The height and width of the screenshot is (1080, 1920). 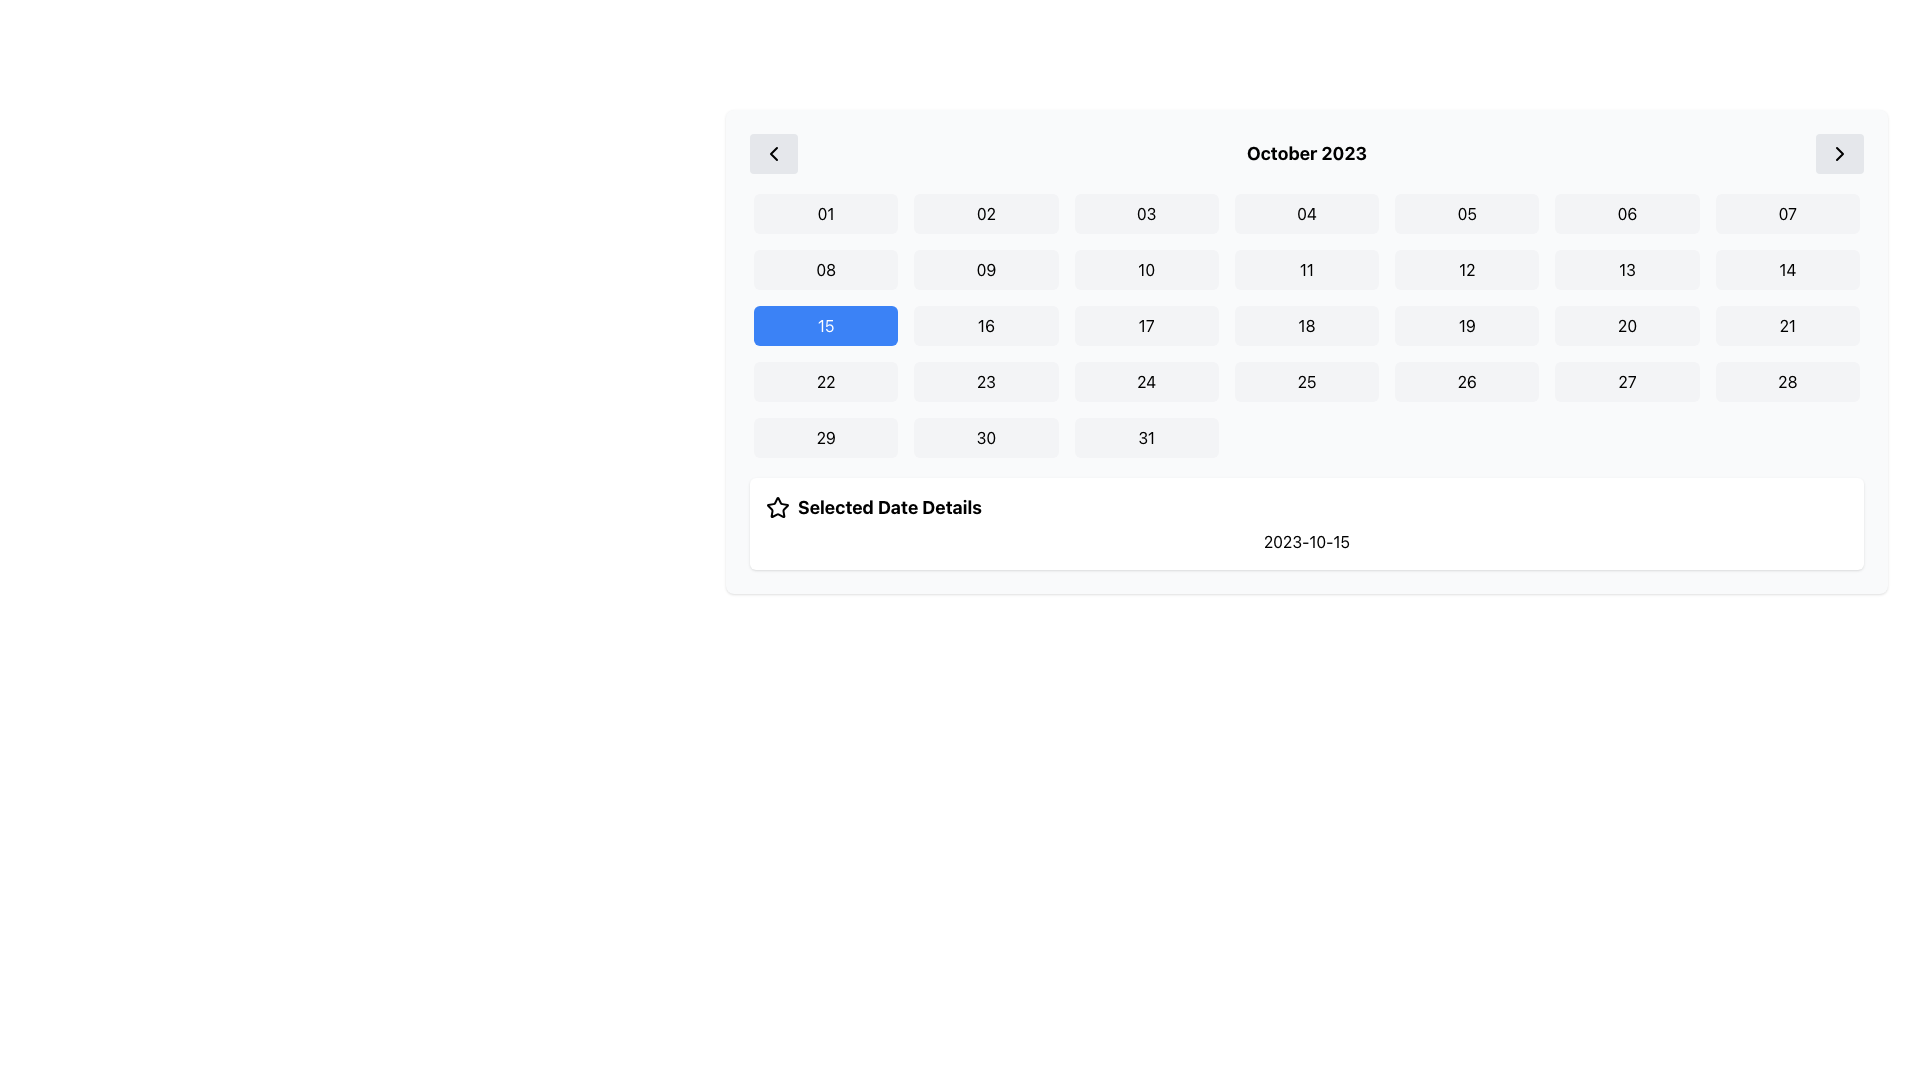 What do you see at coordinates (1306, 325) in the screenshot?
I see `the rectangular button displaying the number '18' with a light gray background and rounded corners` at bounding box center [1306, 325].